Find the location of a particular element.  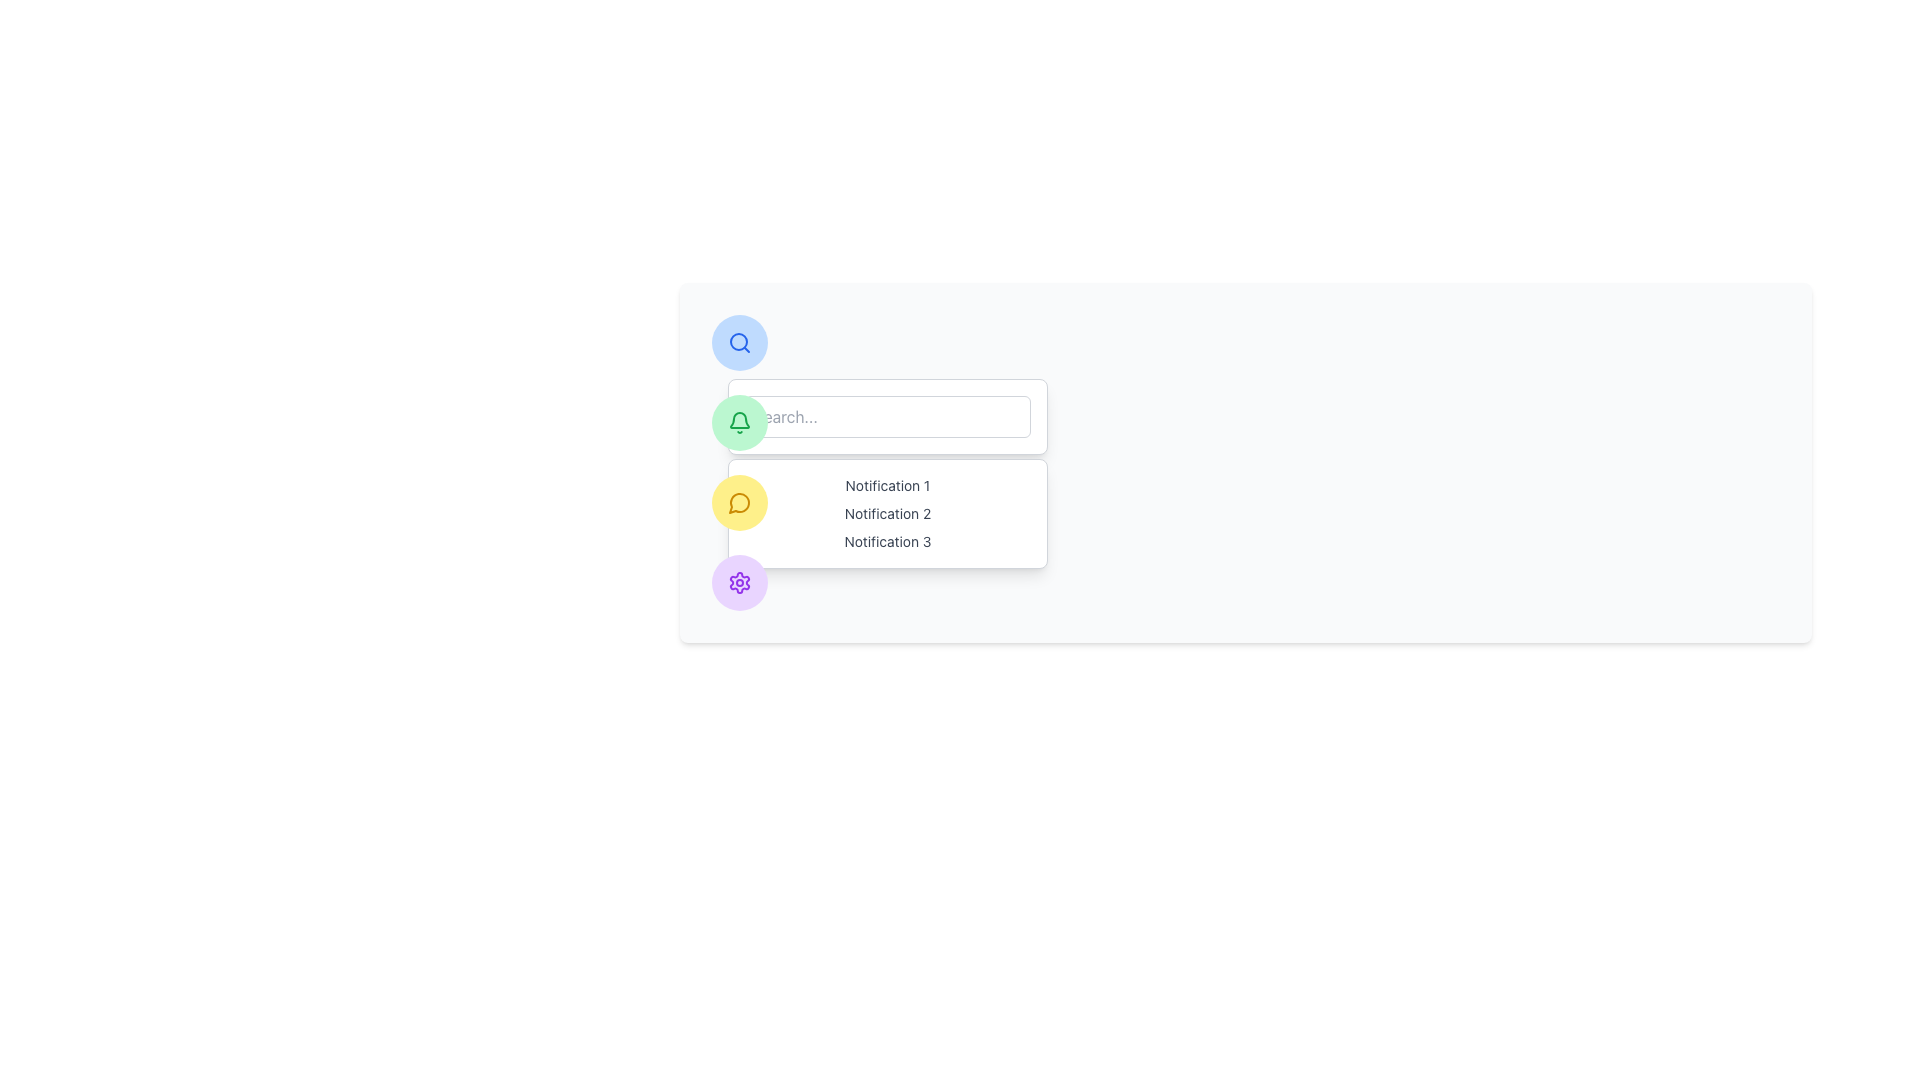

the circular yellow button with a white border and an orange speech bubble icon, which is the third button in a vertical stack of four, to observe its hover effect is located at coordinates (738, 501).